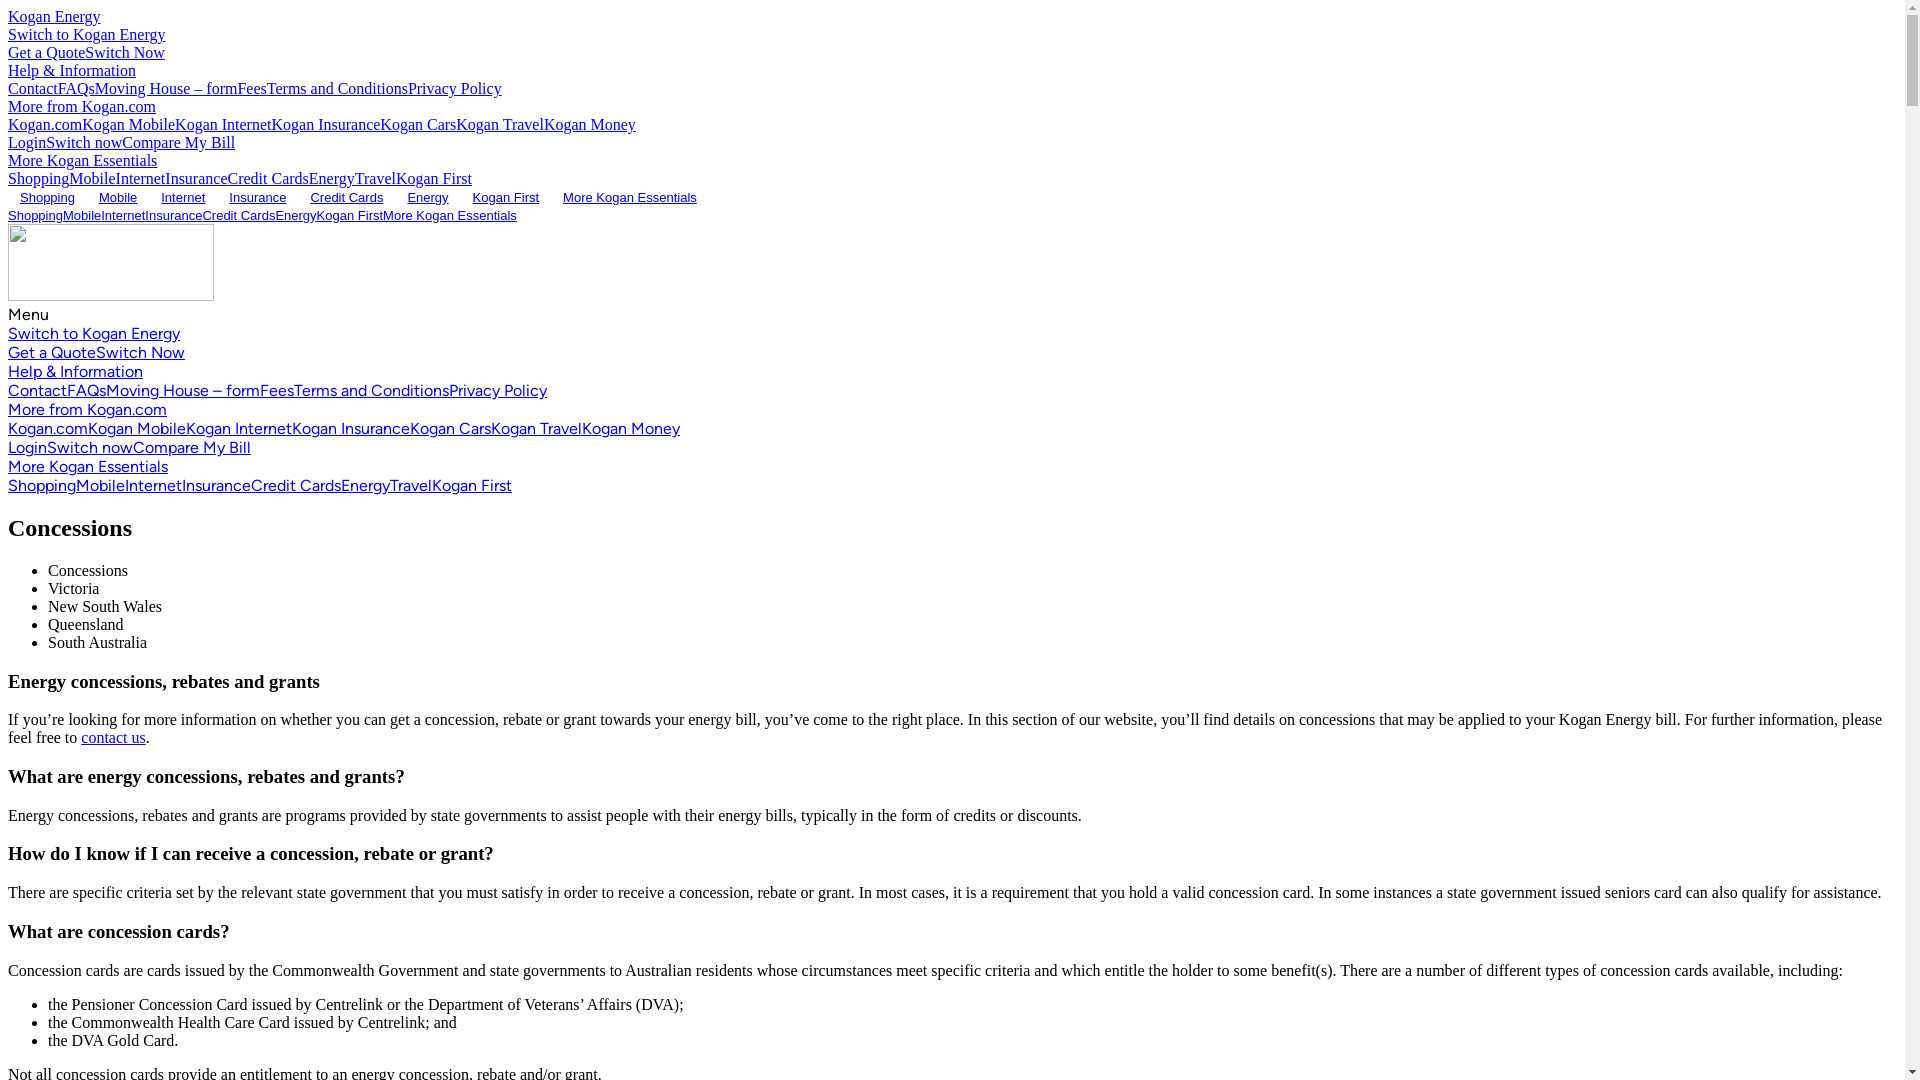 Image resolution: width=1920 pixels, height=1080 pixels. Describe the element at coordinates (8, 141) in the screenshot. I see `'Login'` at that location.